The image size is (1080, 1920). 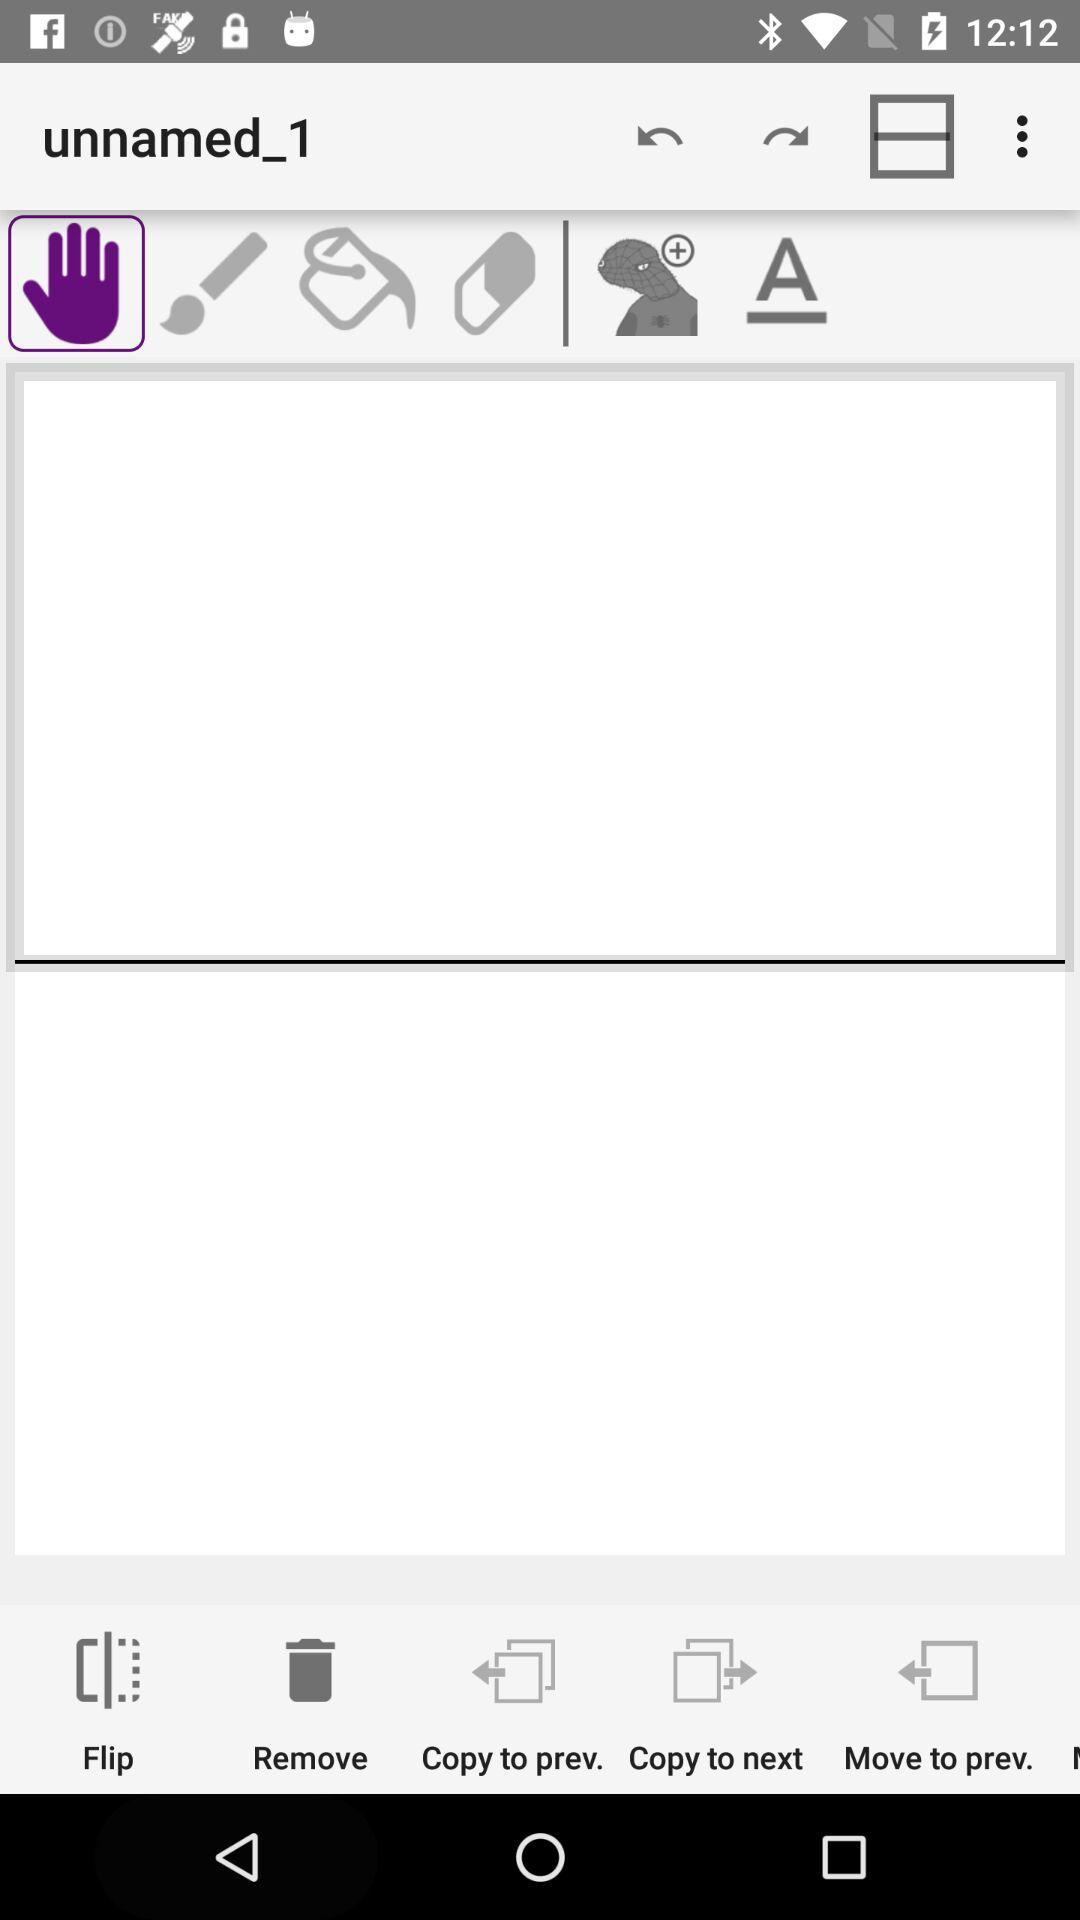 I want to click on pan canvas, so click(x=75, y=282).